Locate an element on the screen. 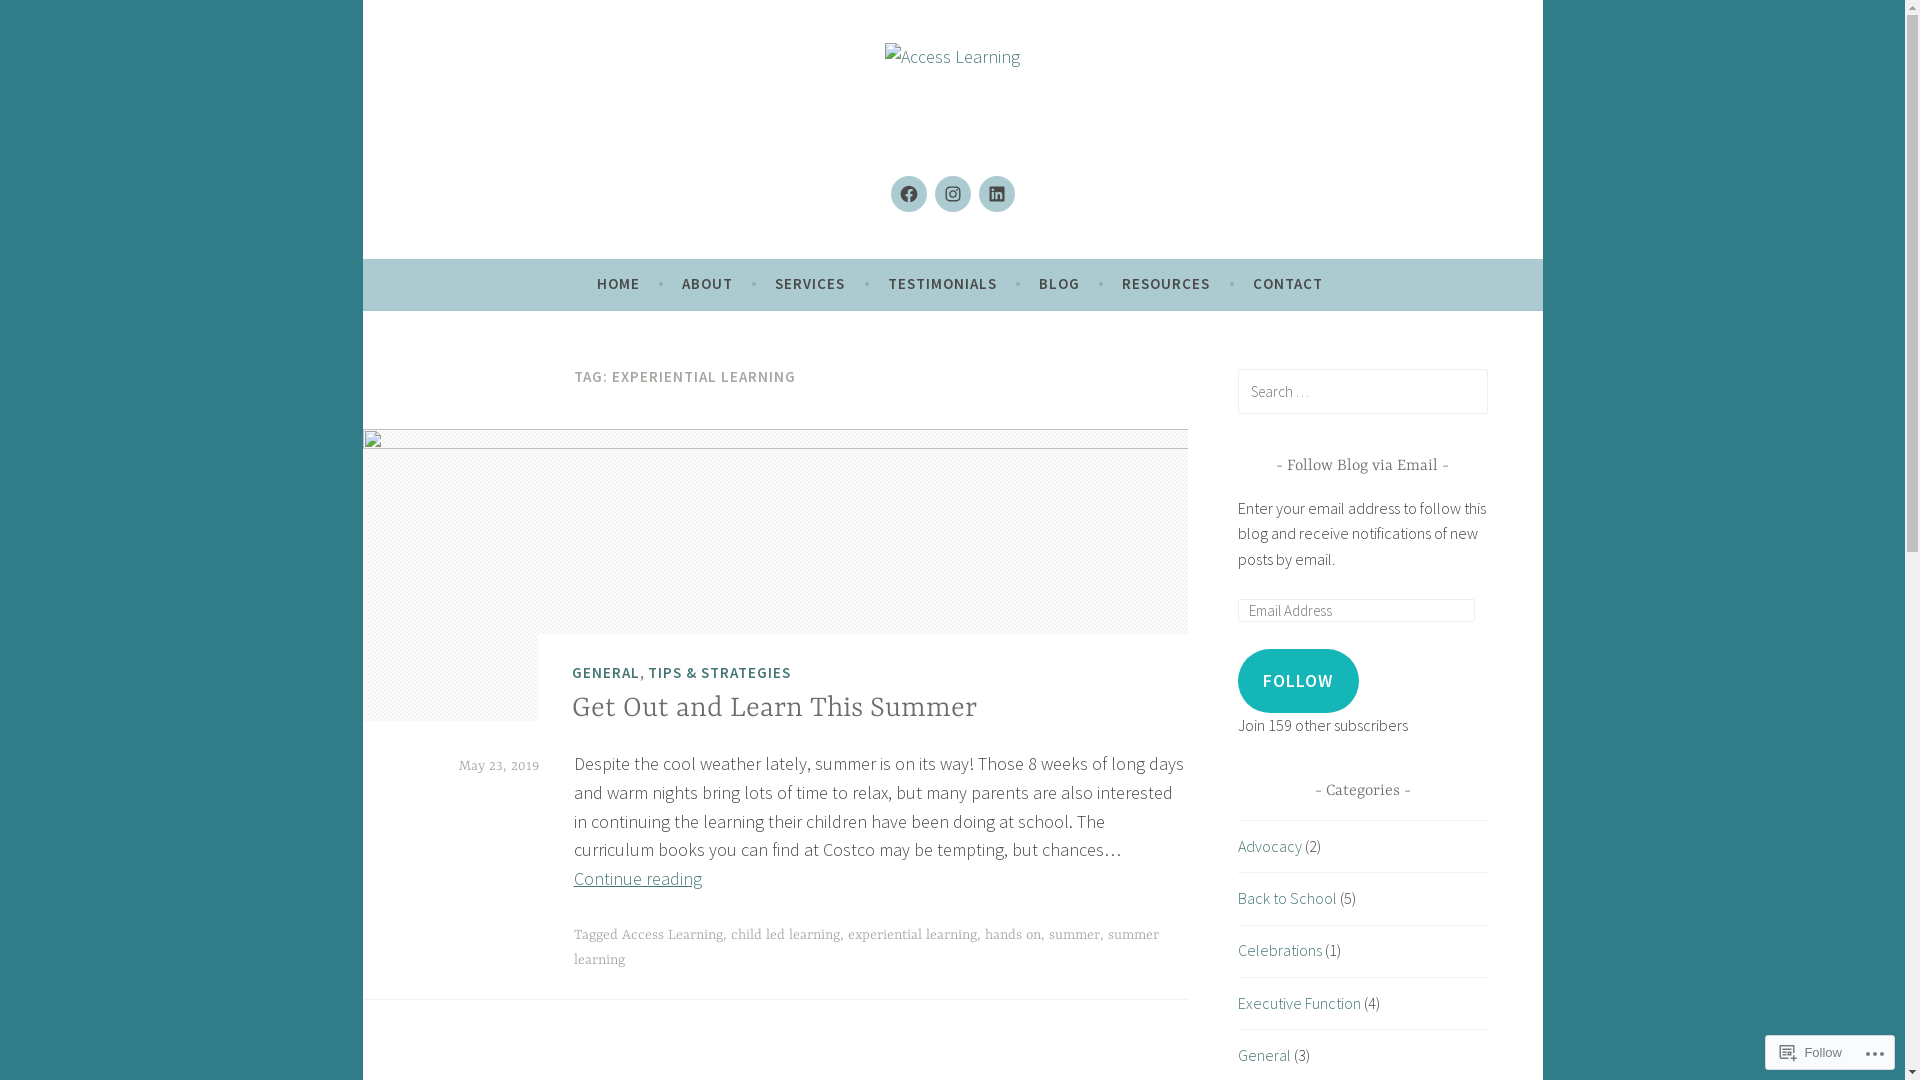 This screenshot has width=1920, height=1080. 'ABOUT' is located at coordinates (707, 284).